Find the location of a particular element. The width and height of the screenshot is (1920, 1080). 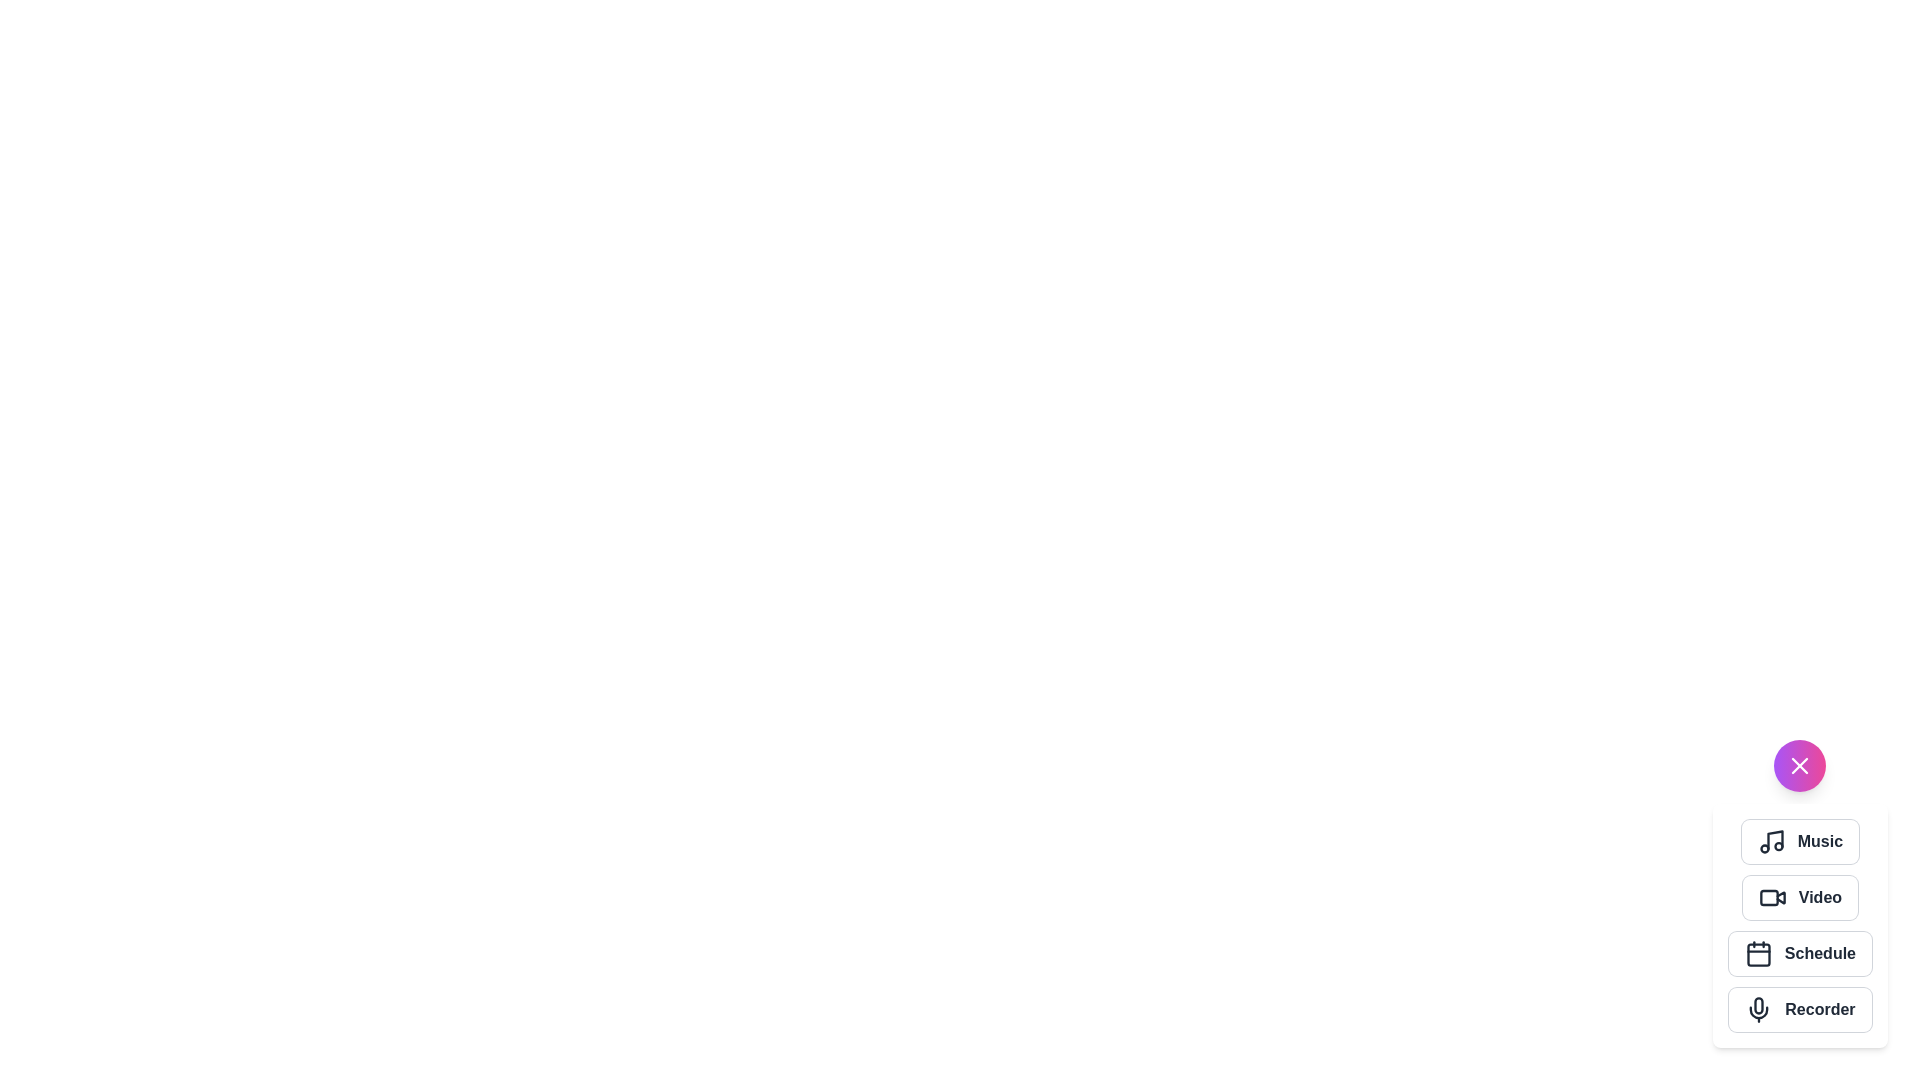

the 'Music' button to select the 'Music' action is located at coordinates (1800, 841).